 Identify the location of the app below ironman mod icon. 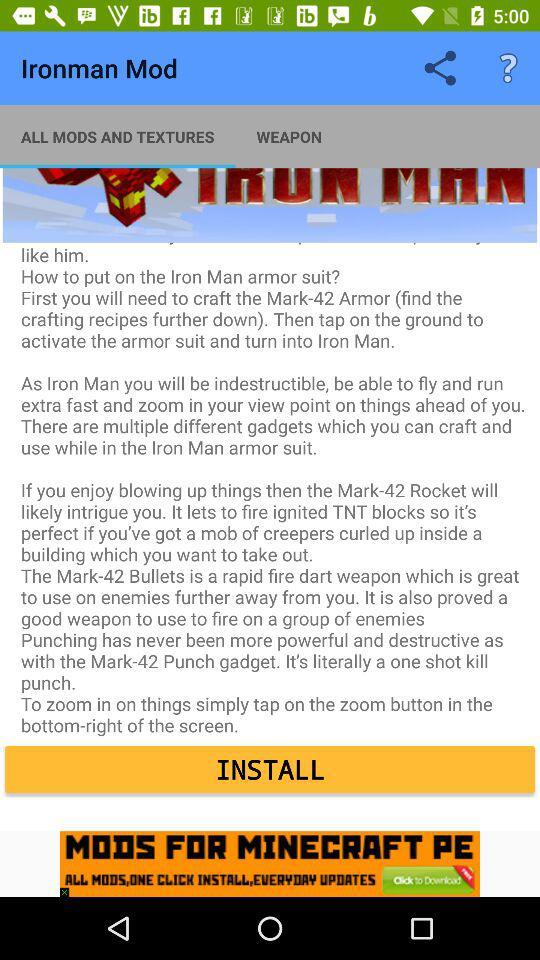
(117, 135).